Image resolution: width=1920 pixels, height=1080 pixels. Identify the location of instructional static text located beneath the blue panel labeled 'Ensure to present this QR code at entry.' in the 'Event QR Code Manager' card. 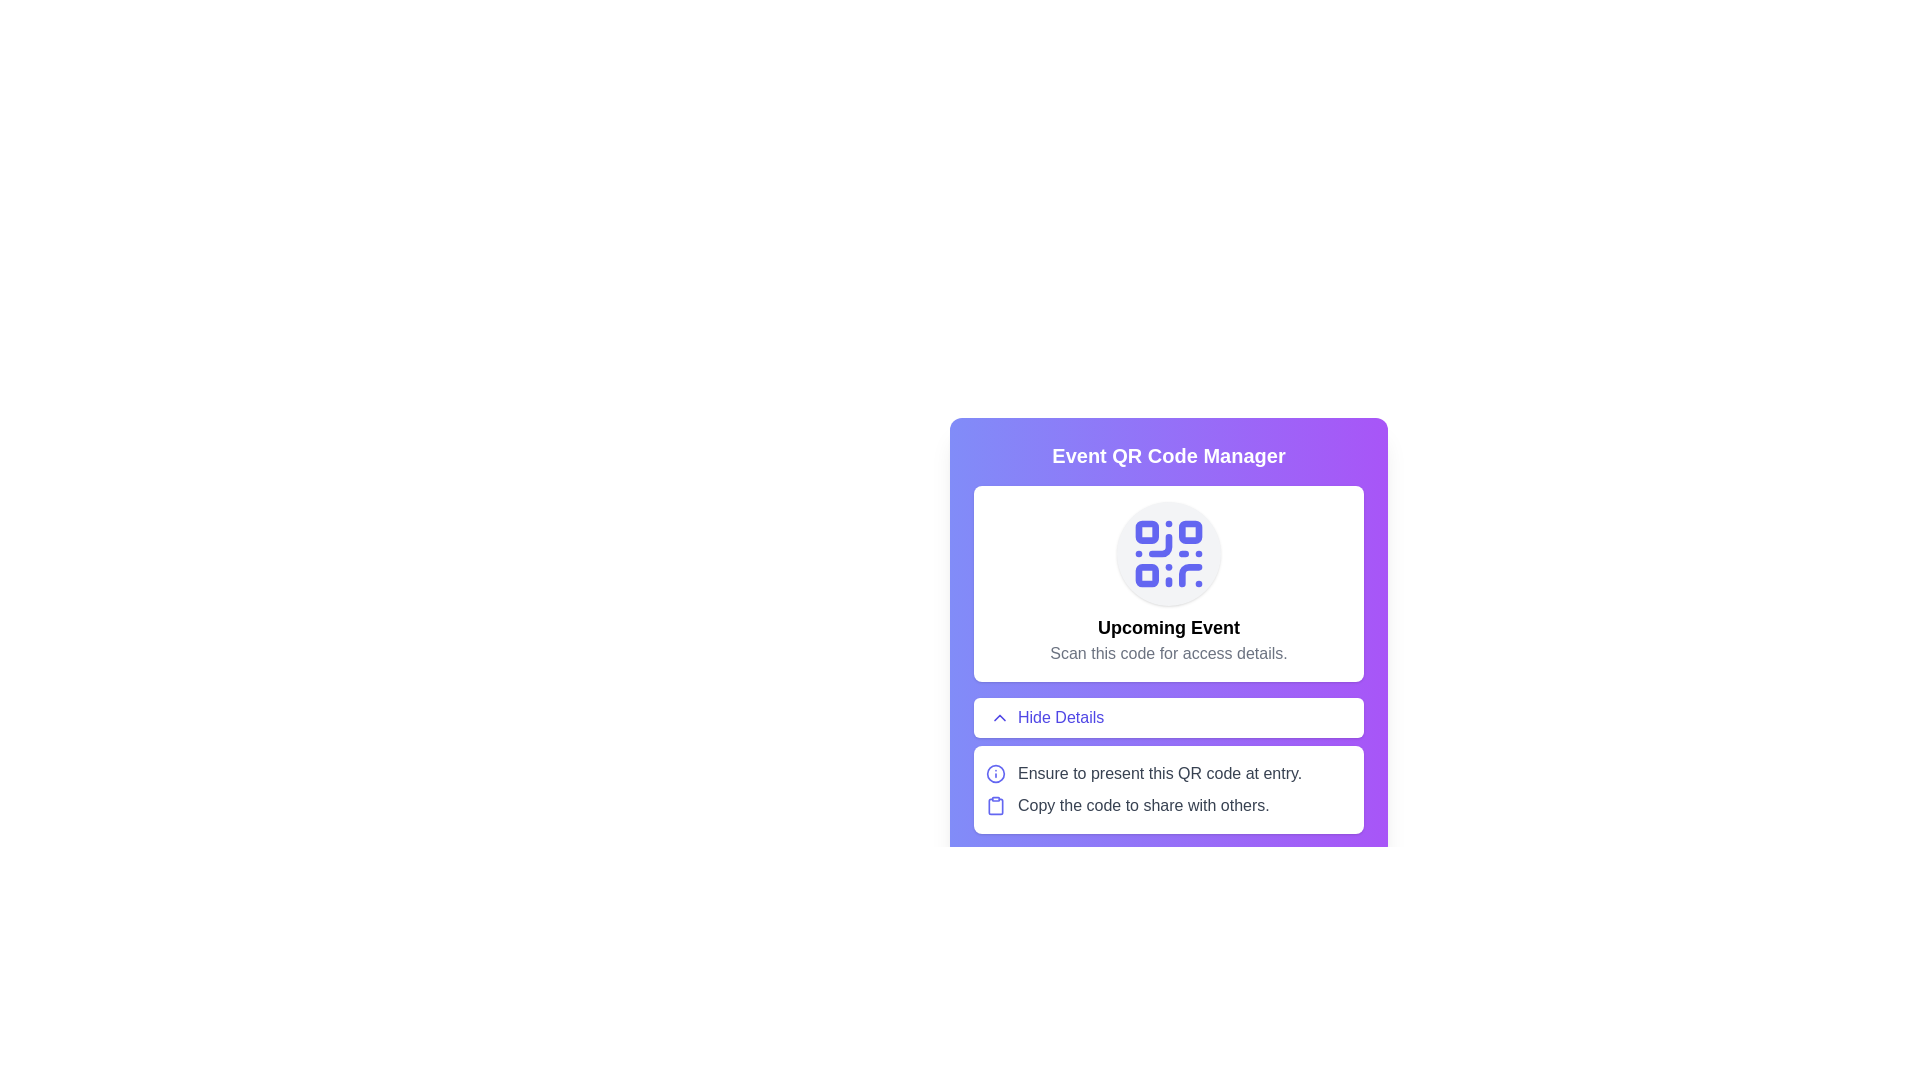
(1143, 805).